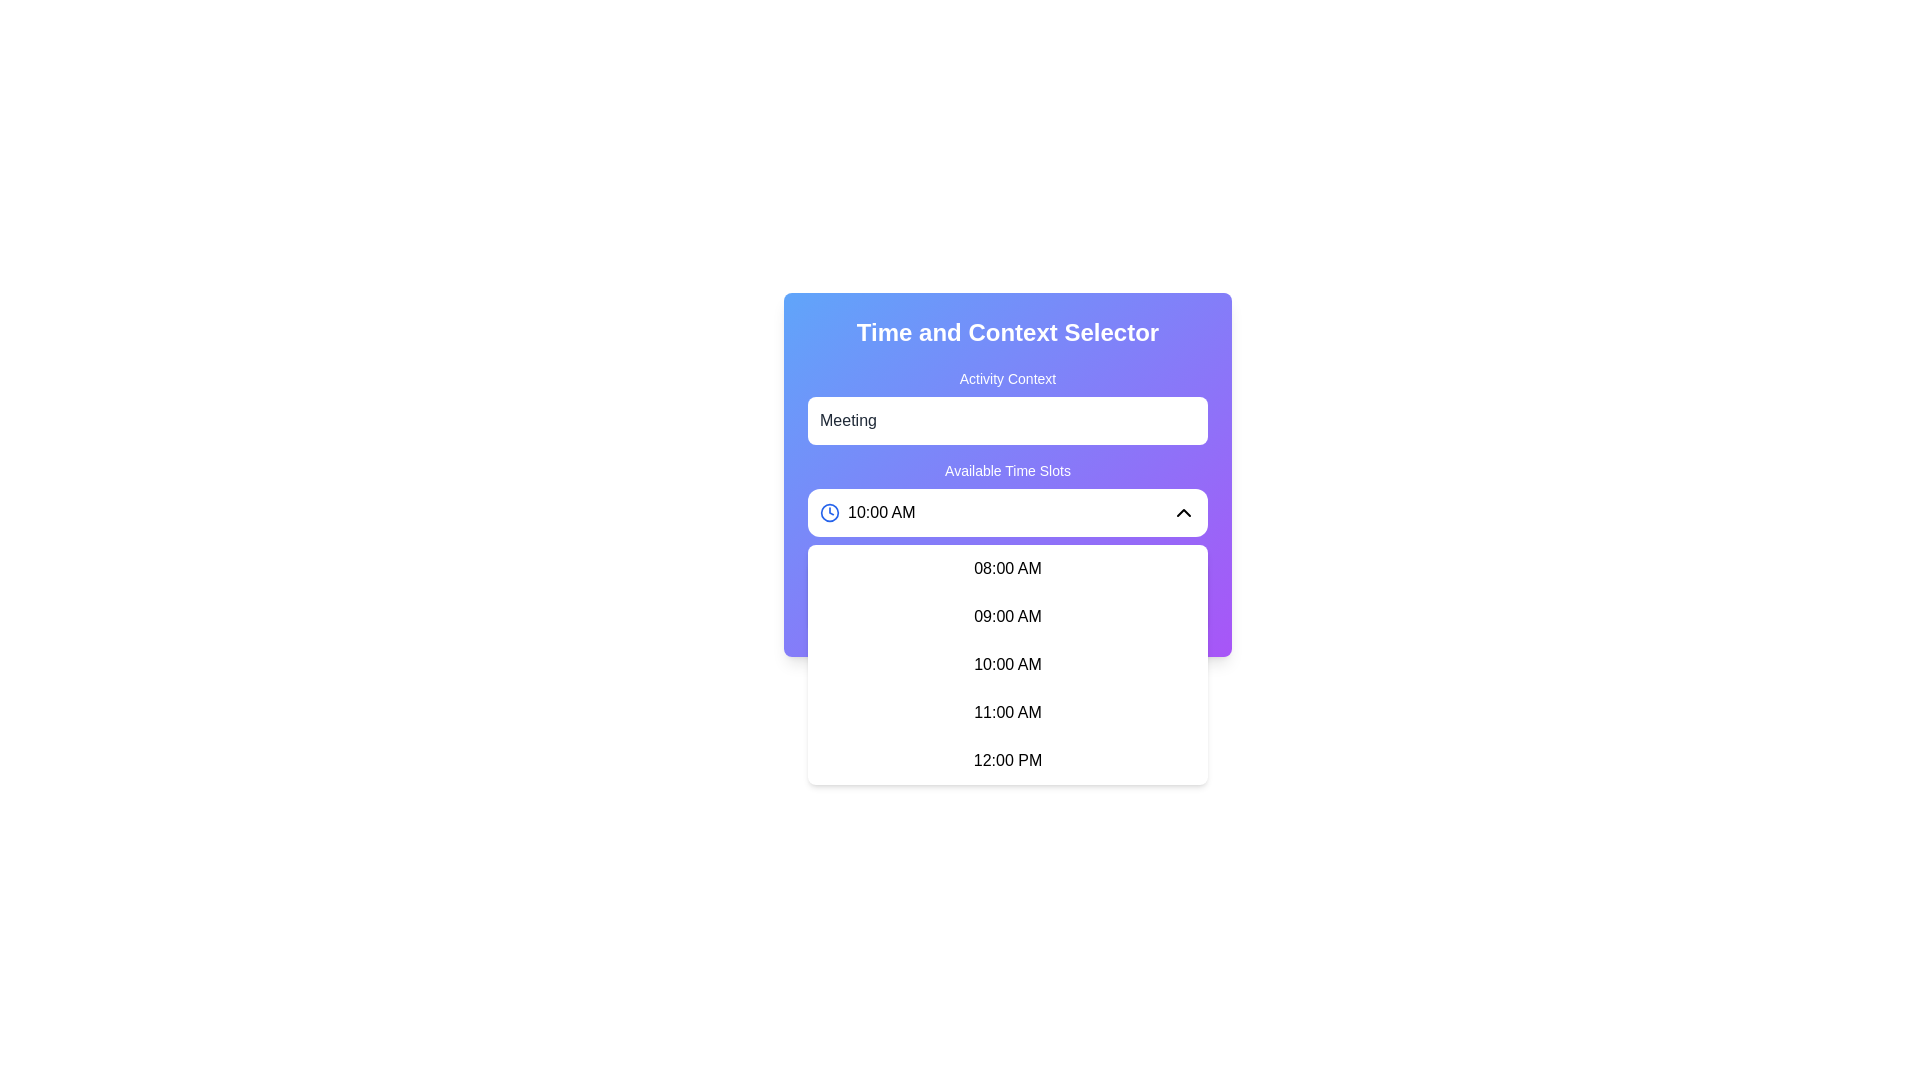 The height and width of the screenshot is (1080, 1920). I want to click on the dropdown menu in the 'Time and Context Selector' component, so click(1008, 474).